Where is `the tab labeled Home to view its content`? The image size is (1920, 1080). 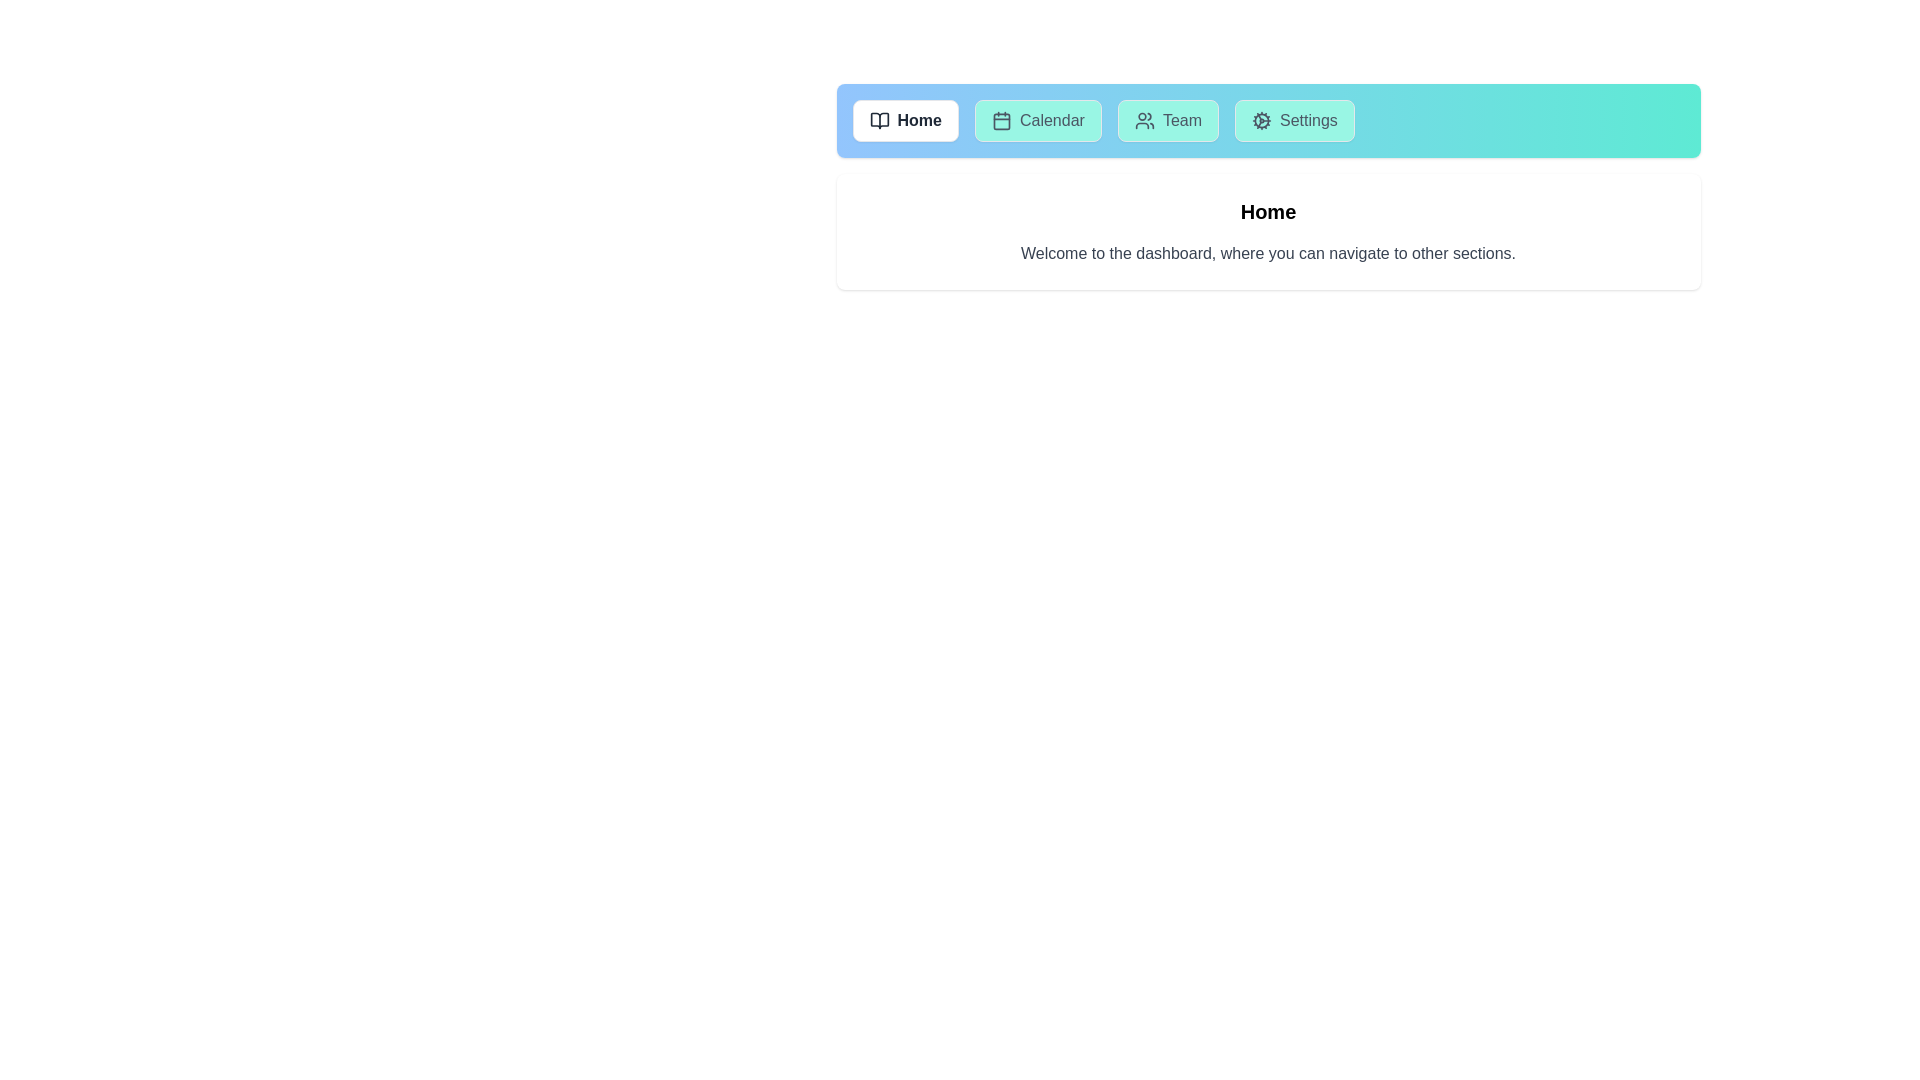
the tab labeled Home to view its content is located at coordinates (904, 120).